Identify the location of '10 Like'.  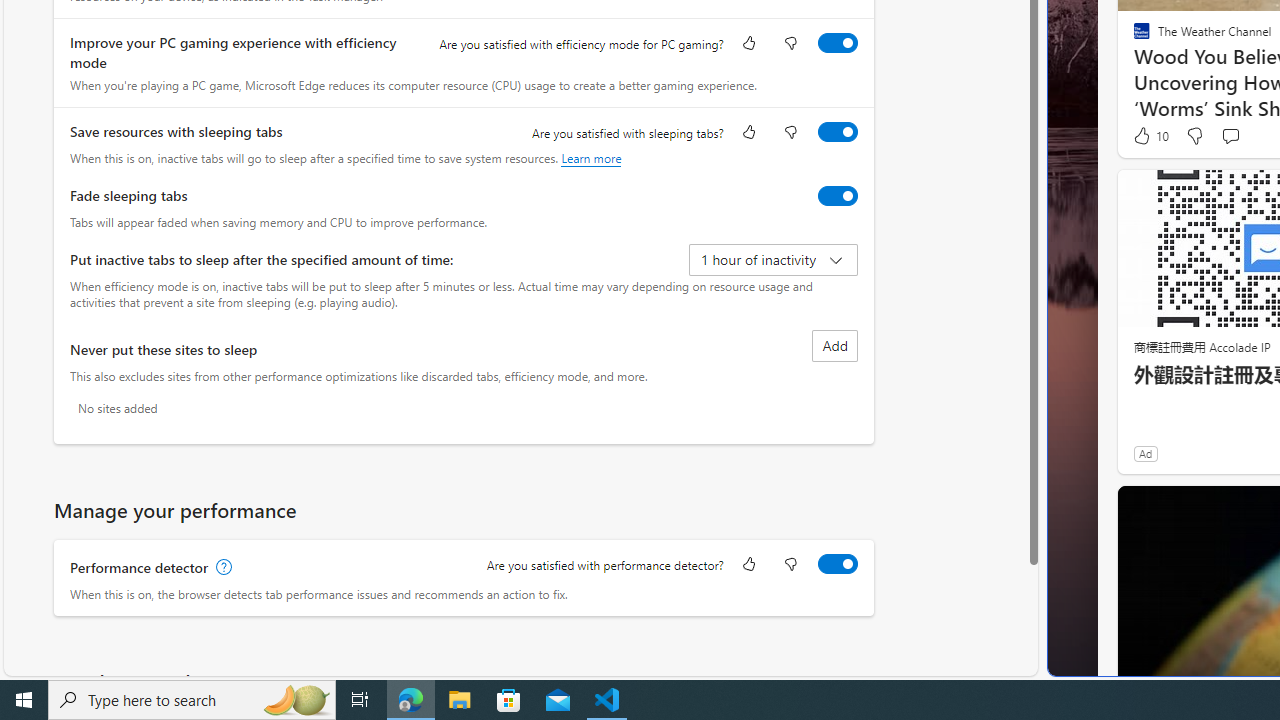
(1150, 135).